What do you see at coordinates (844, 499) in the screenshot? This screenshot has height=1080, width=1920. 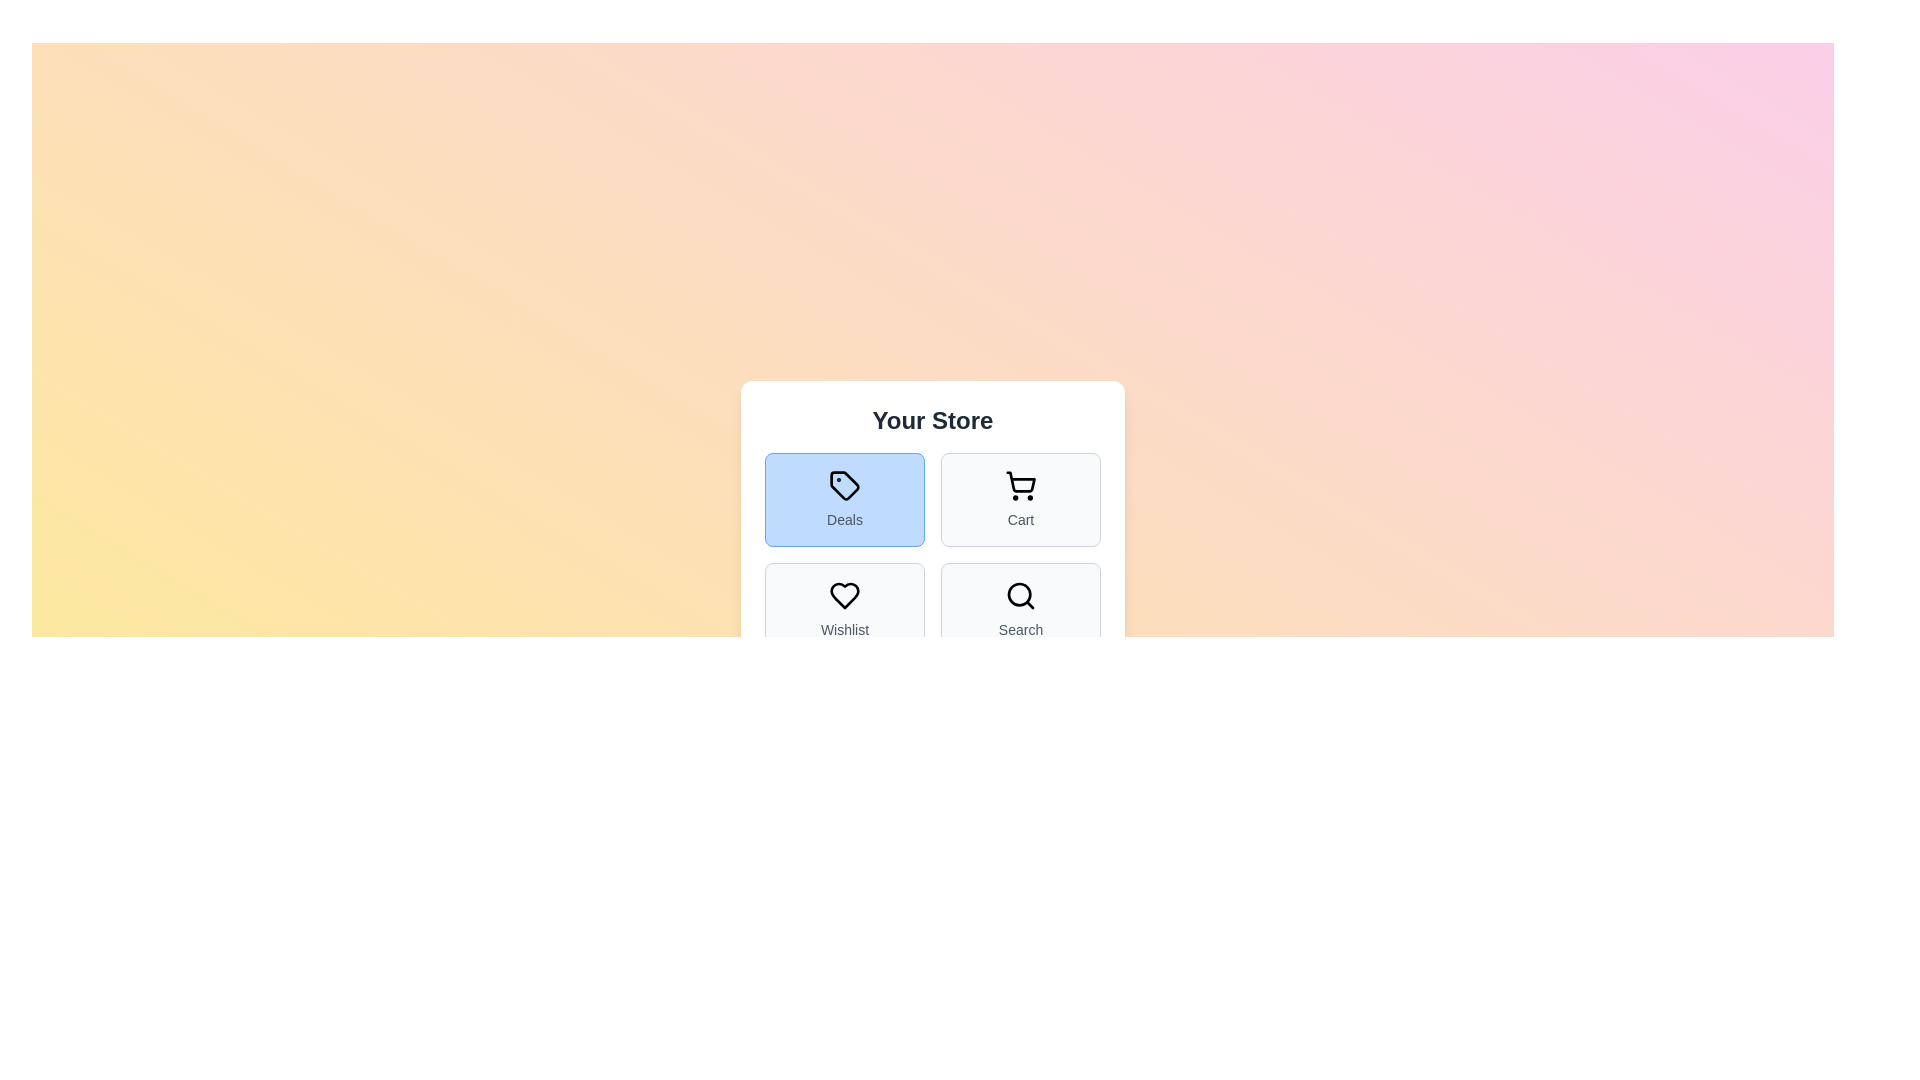 I see `the Deals tab button to observe its hover effect` at bounding box center [844, 499].